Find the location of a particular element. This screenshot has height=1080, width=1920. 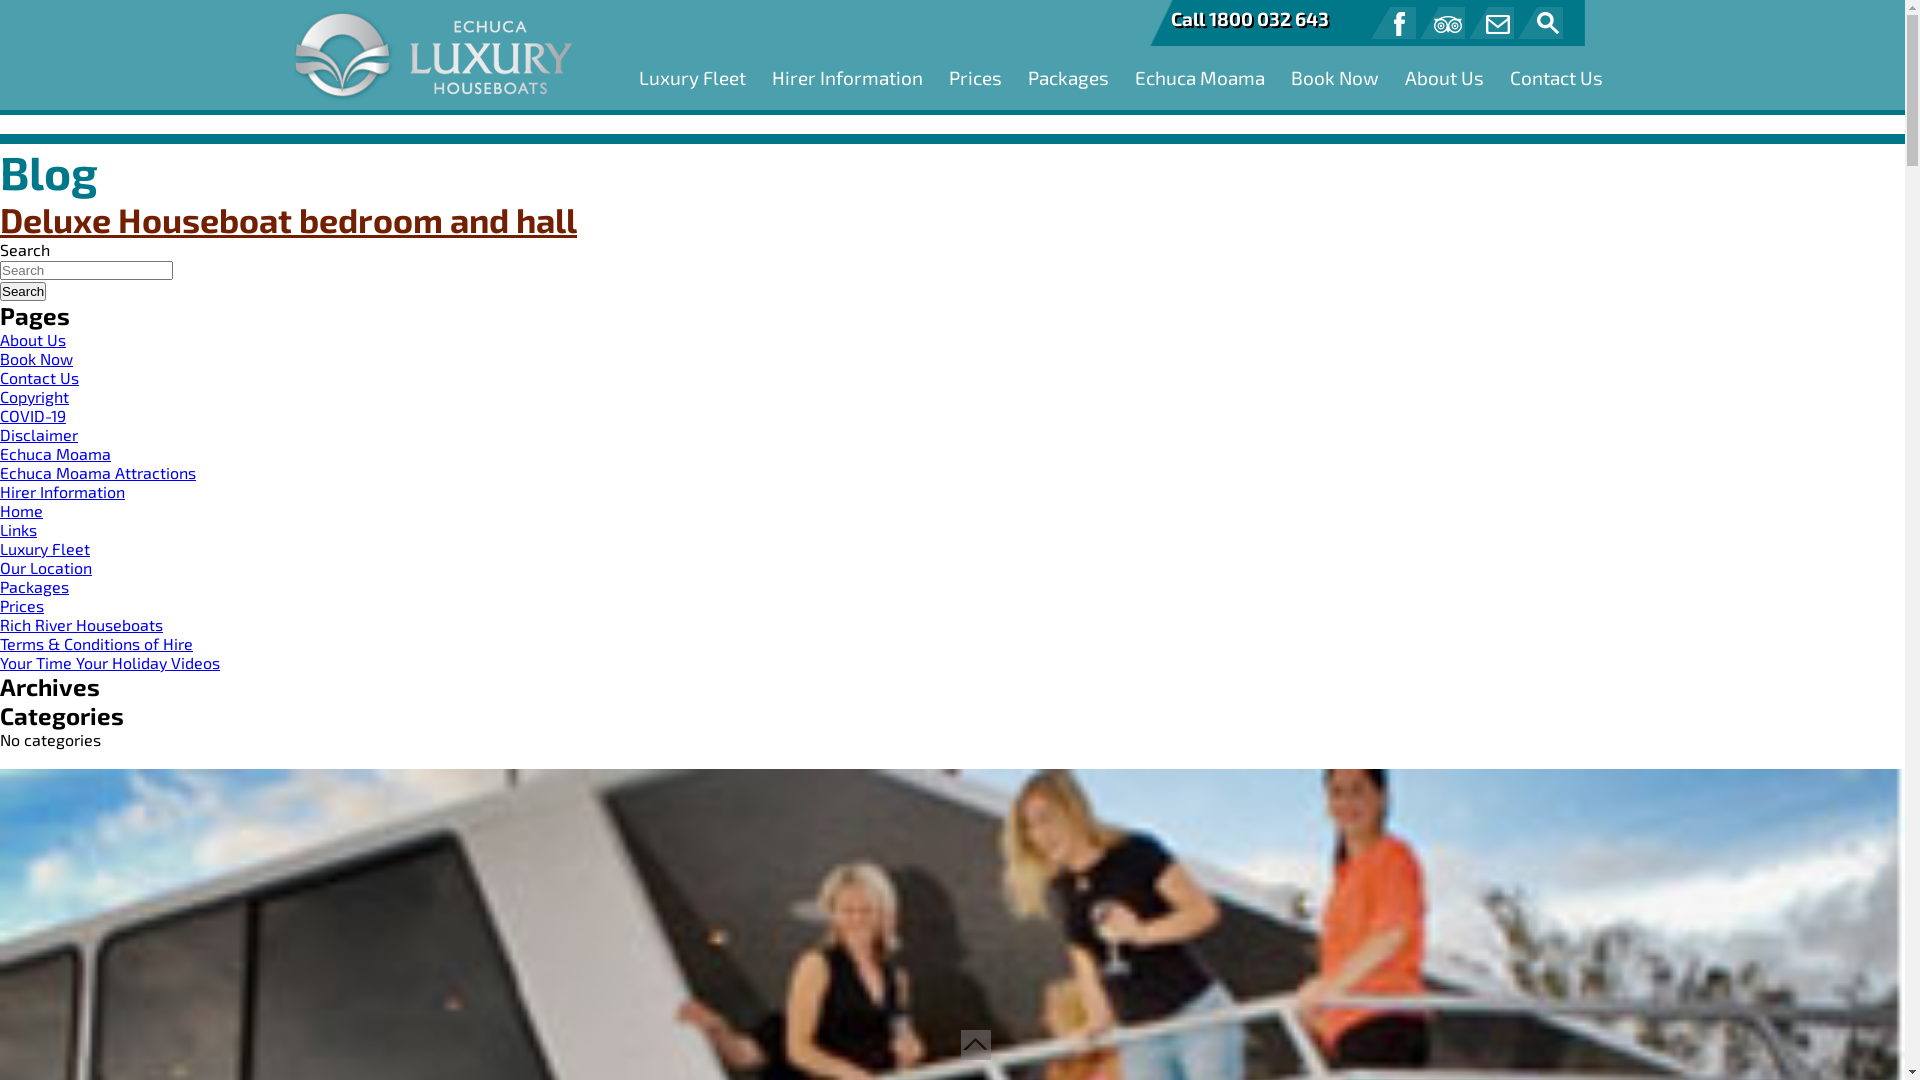

'Copyright' is located at coordinates (34, 396).